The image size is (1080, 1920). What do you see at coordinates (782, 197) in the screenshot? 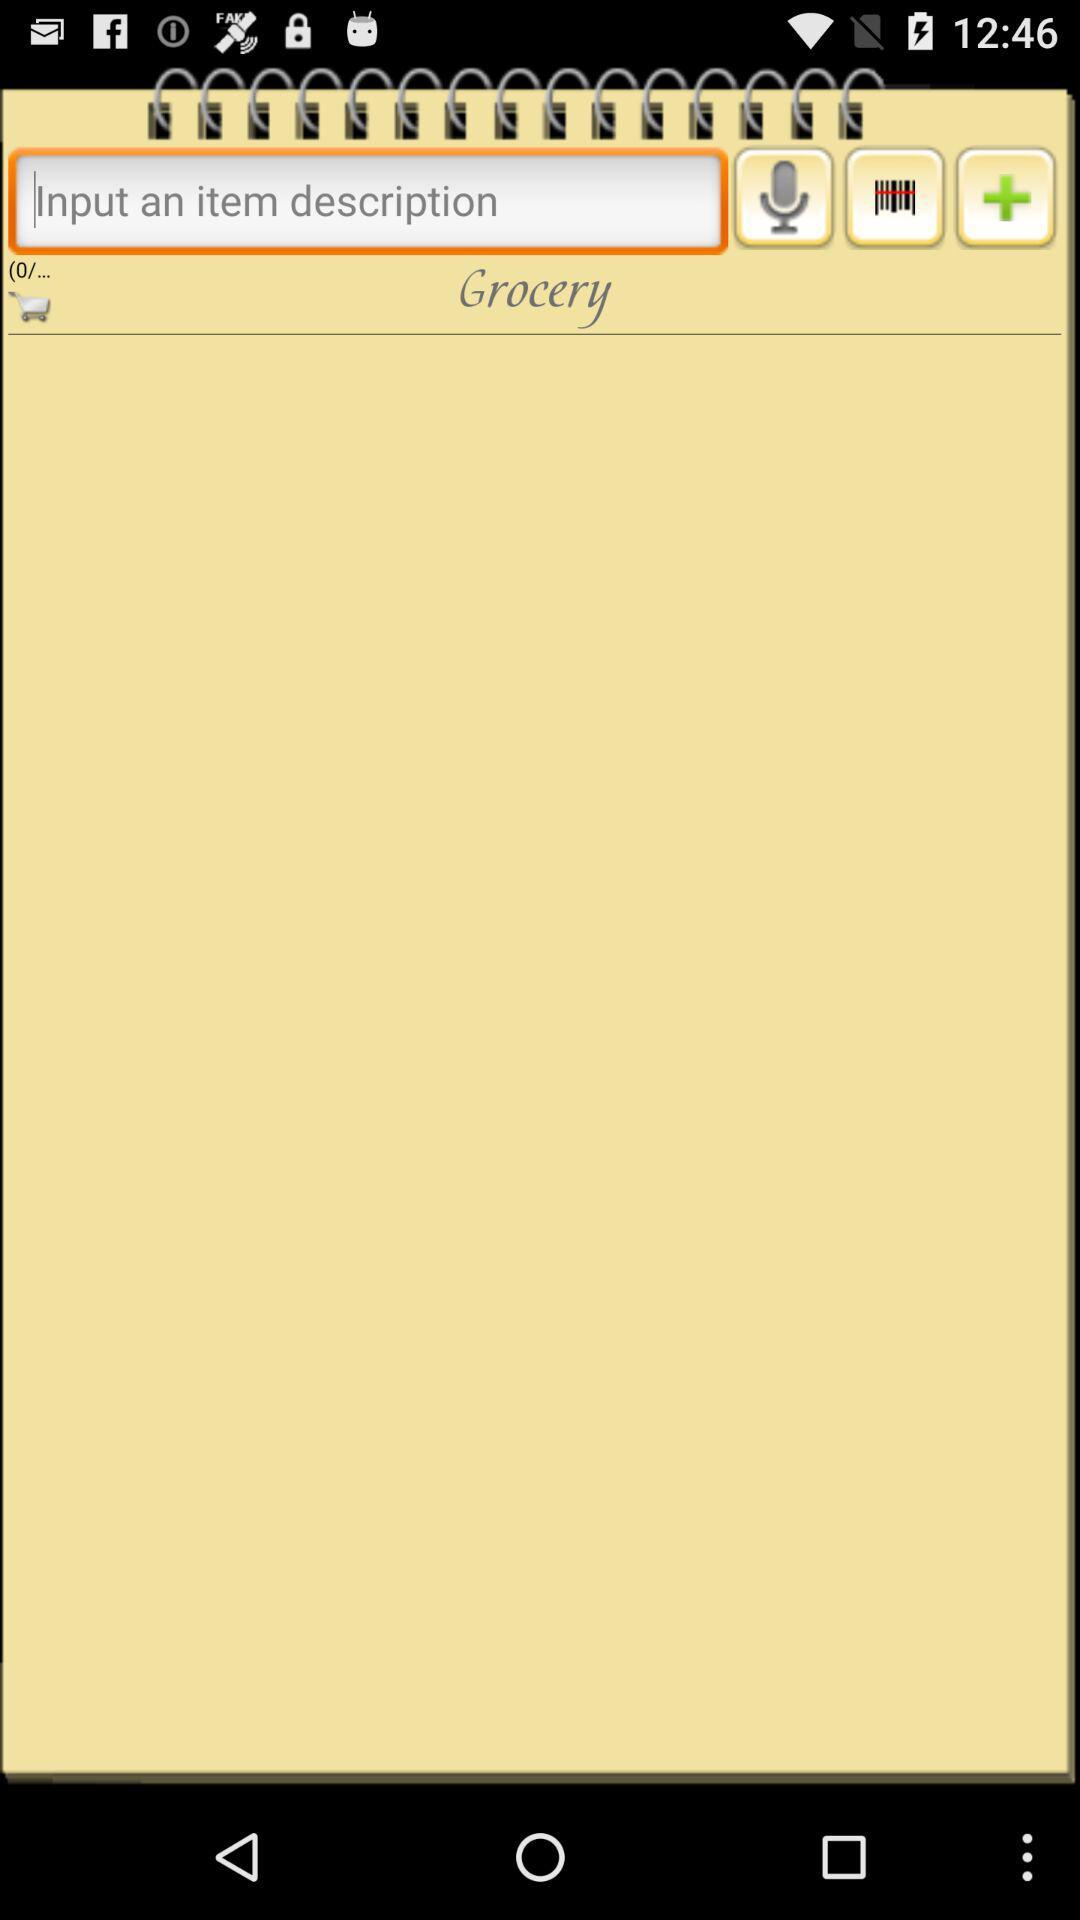
I see `use microphone` at bounding box center [782, 197].